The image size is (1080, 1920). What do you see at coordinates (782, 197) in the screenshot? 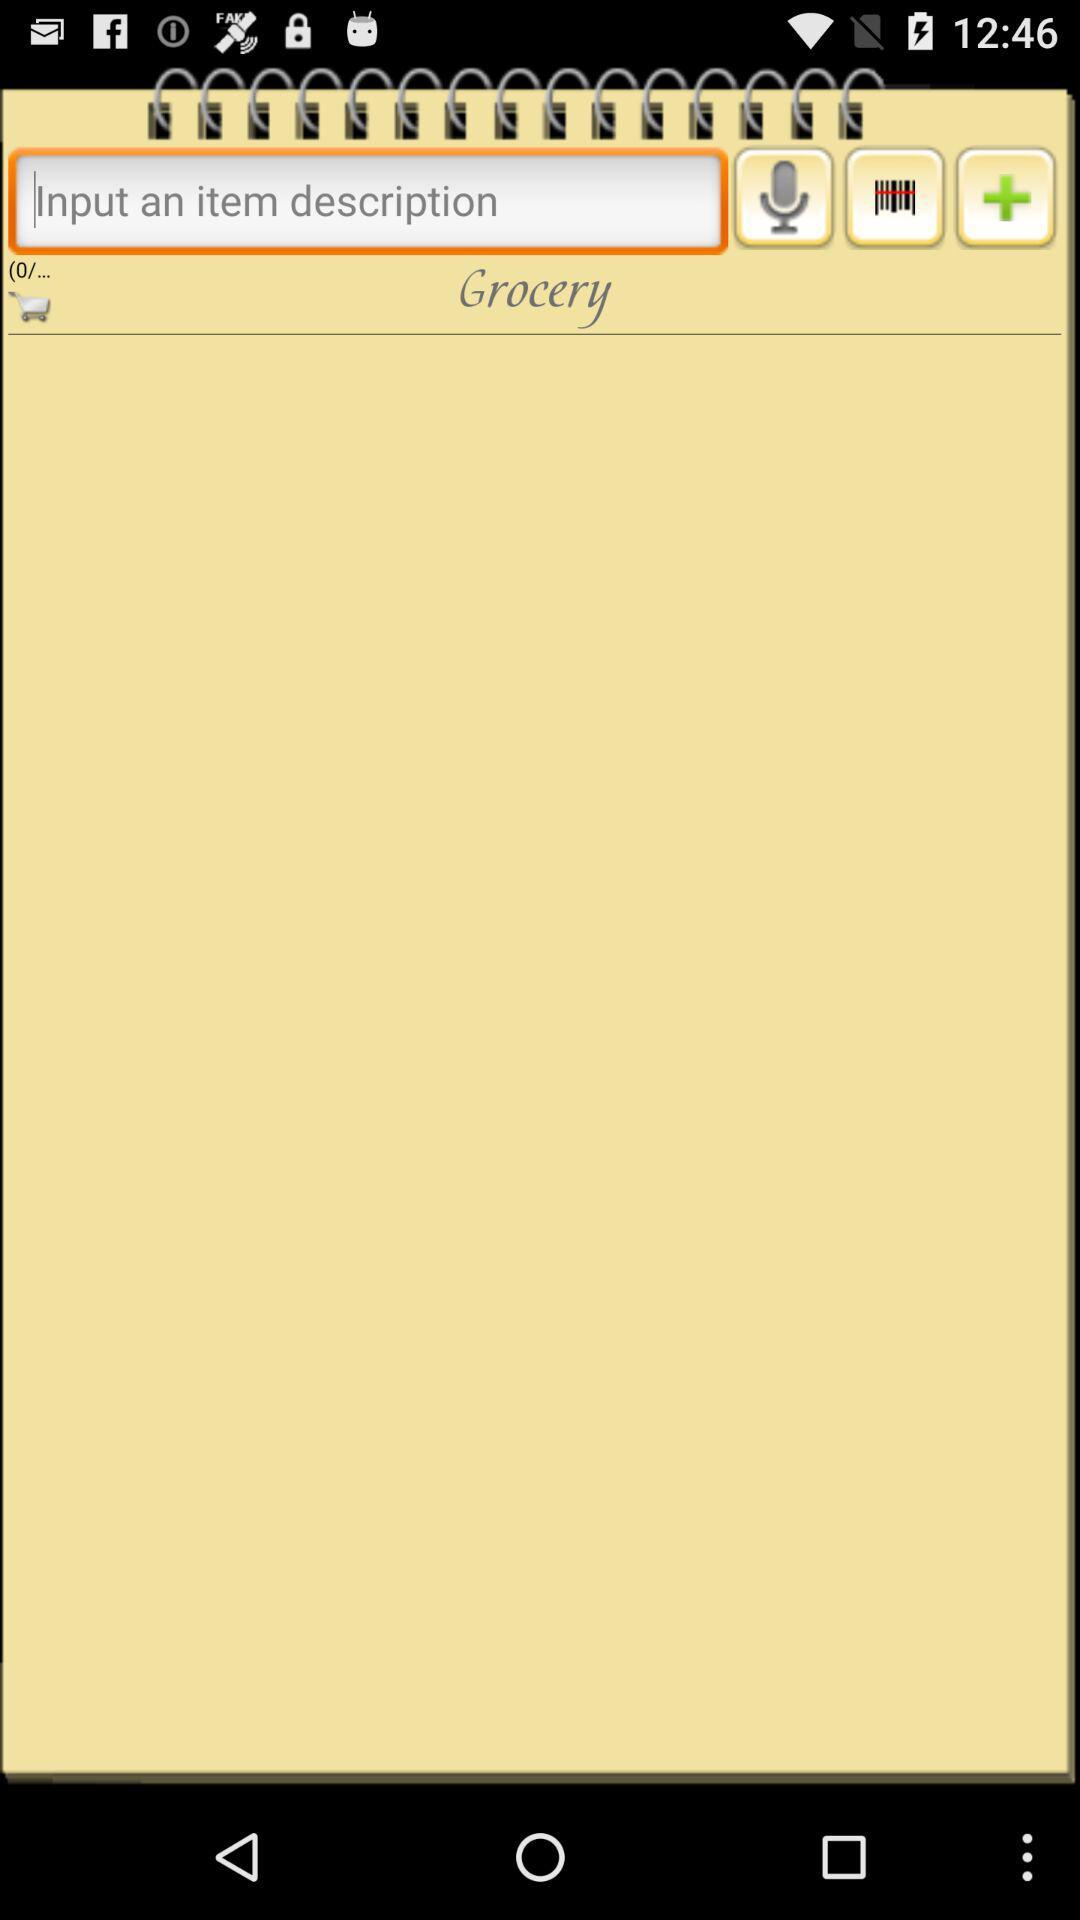
I see `use microphone` at bounding box center [782, 197].